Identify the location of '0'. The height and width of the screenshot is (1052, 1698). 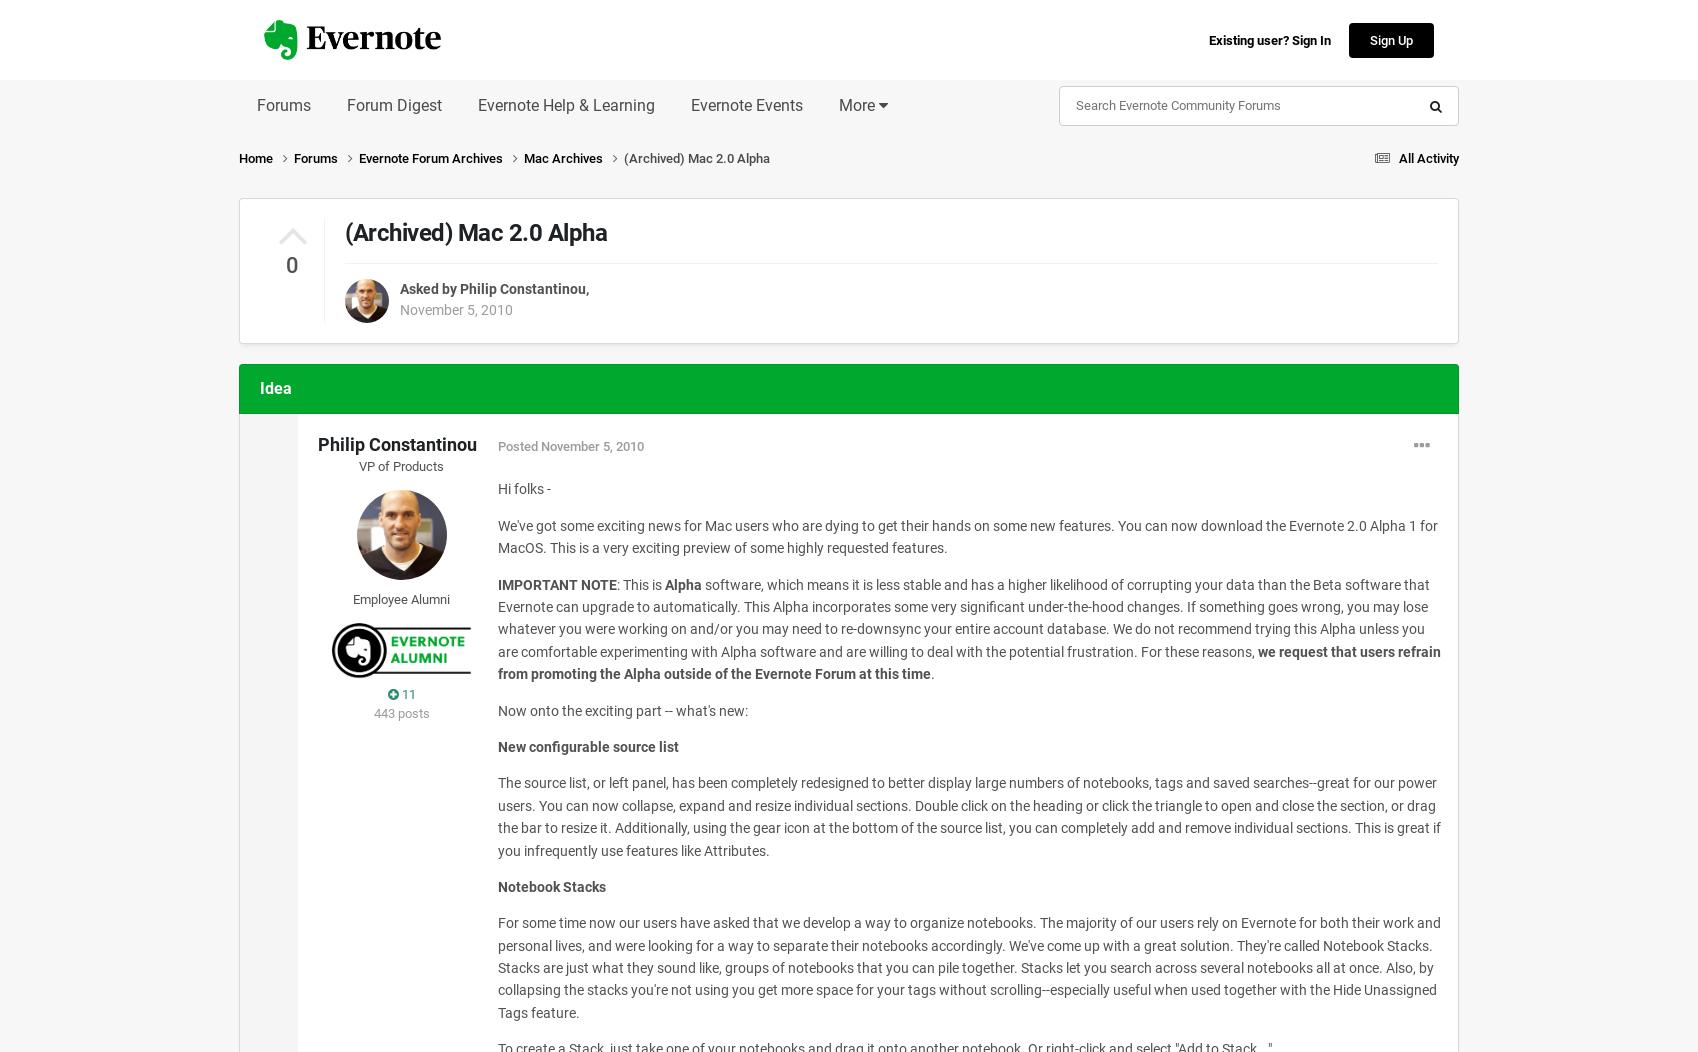
(290, 265).